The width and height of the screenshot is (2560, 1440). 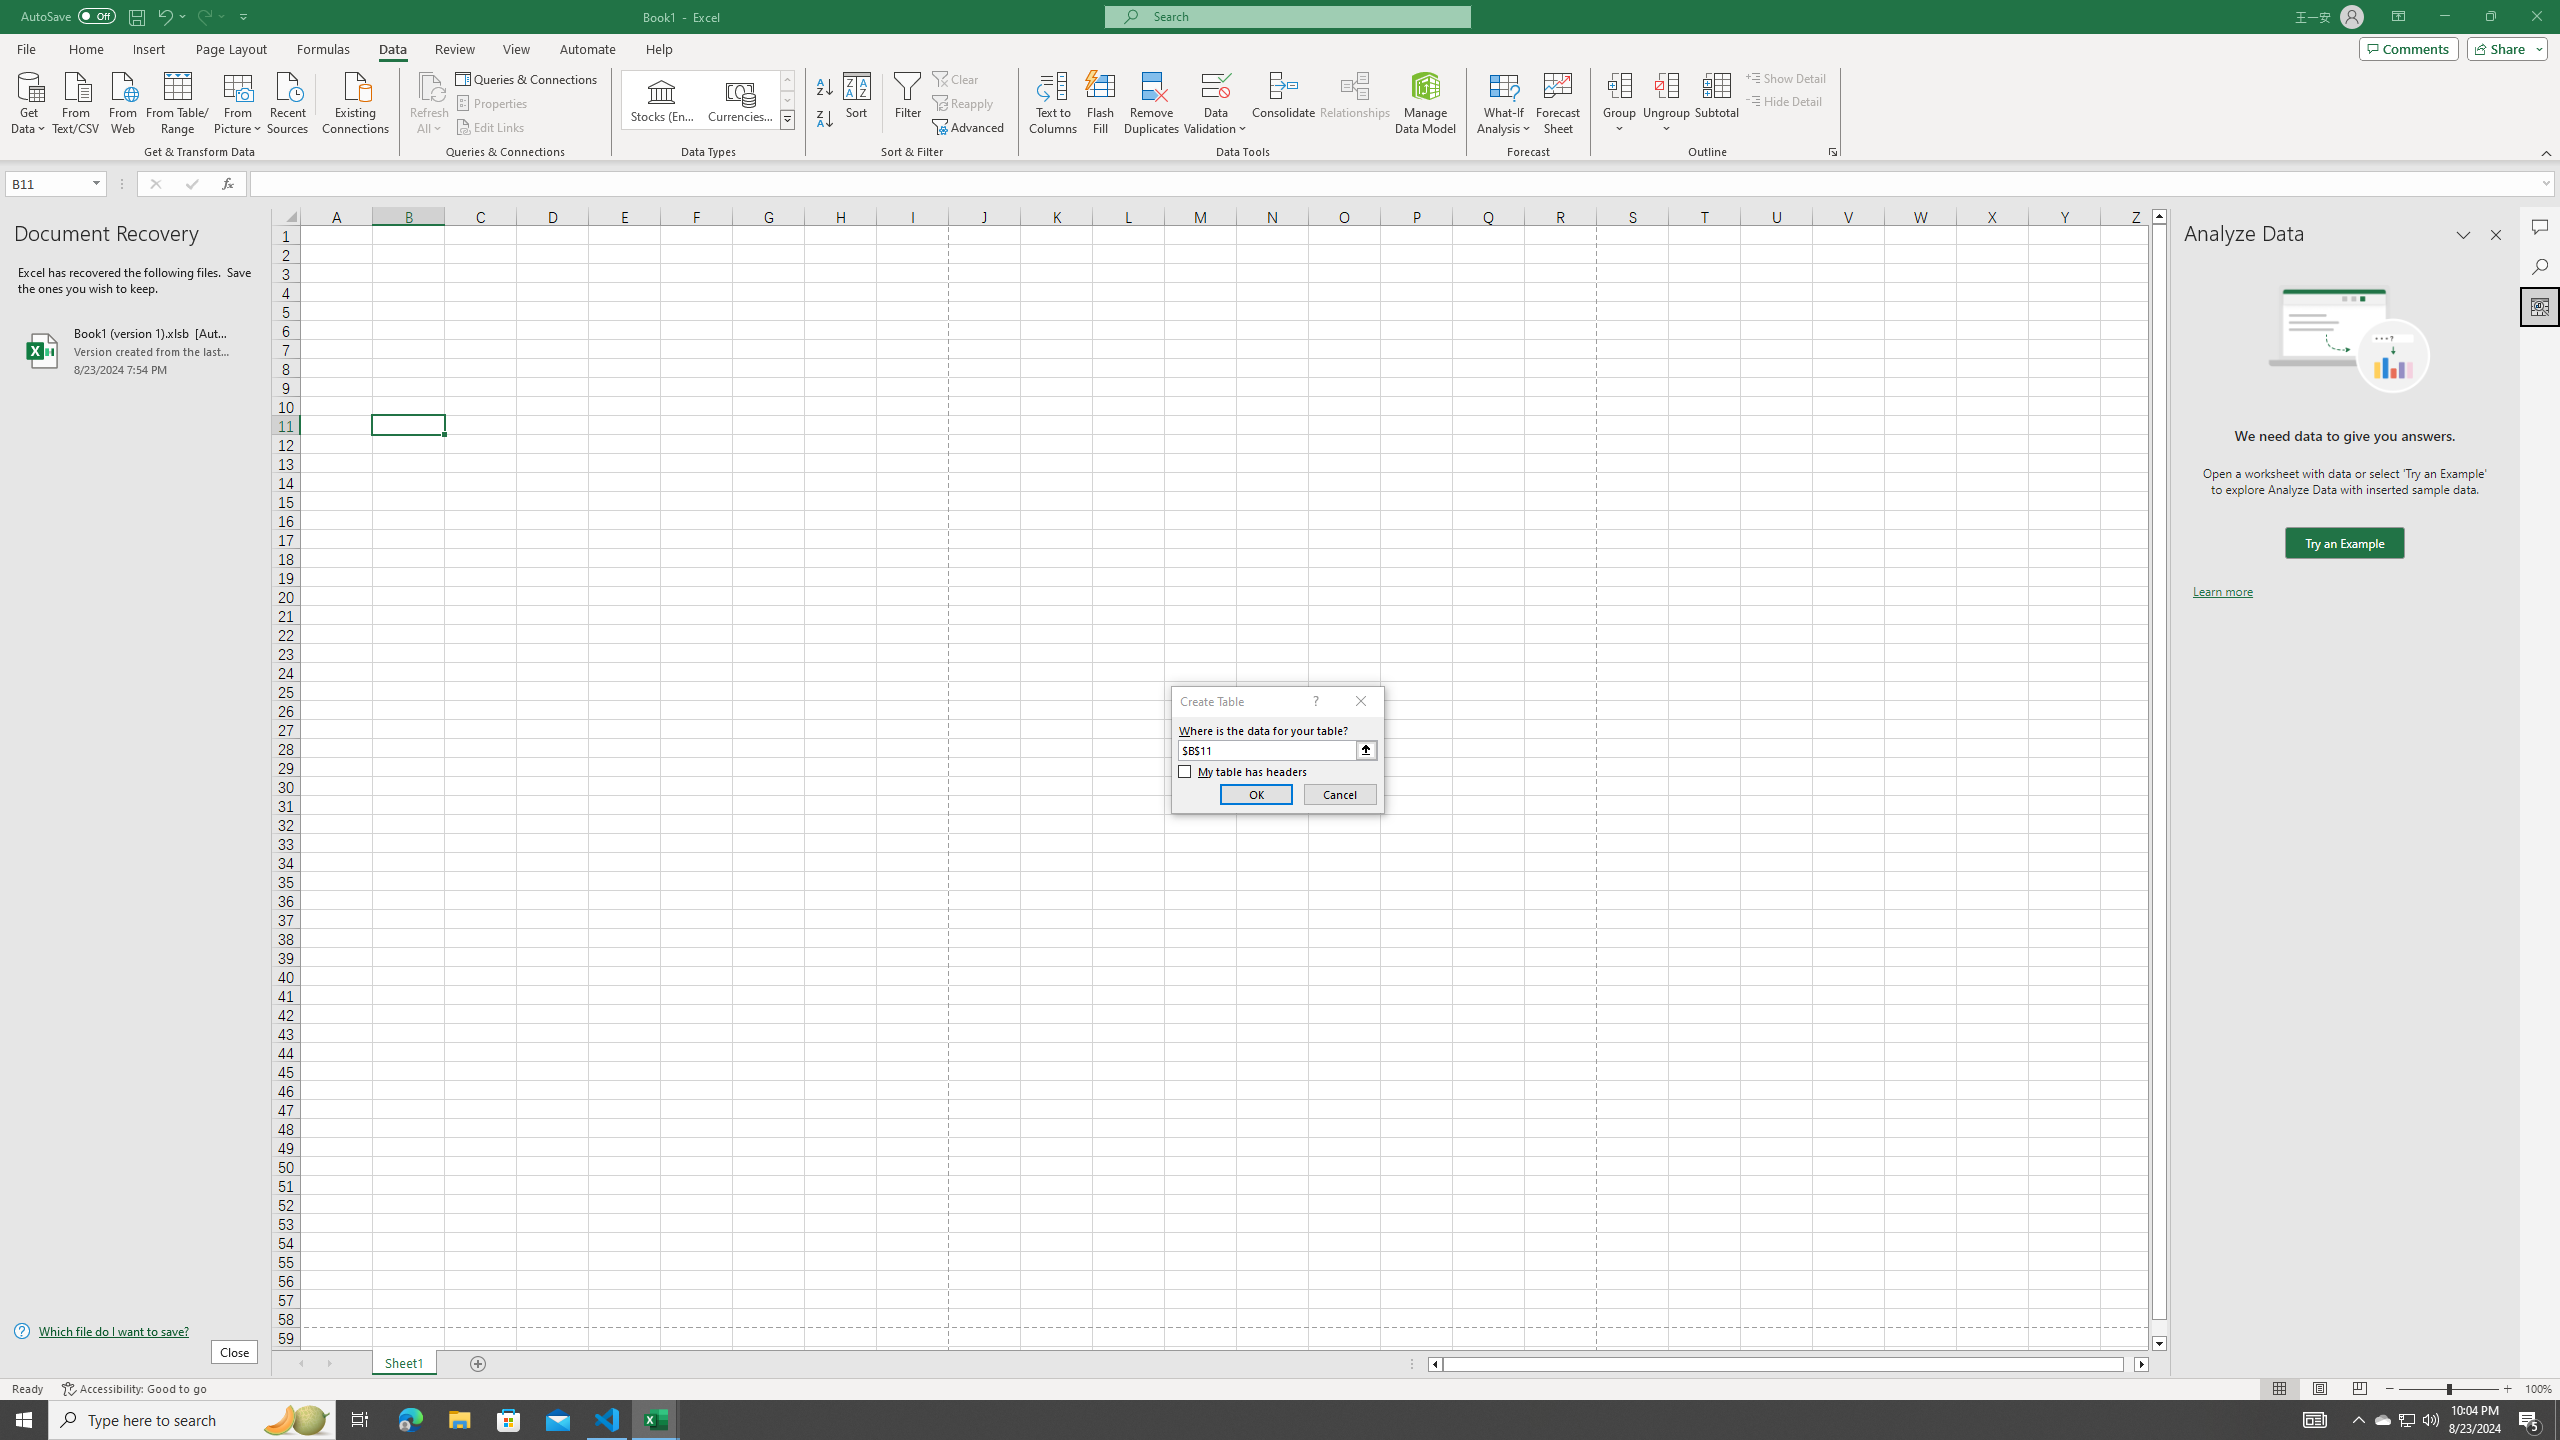 What do you see at coordinates (1504, 103) in the screenshot?
I see `'What-If Analysis'` at bounding box center [1504, 103].